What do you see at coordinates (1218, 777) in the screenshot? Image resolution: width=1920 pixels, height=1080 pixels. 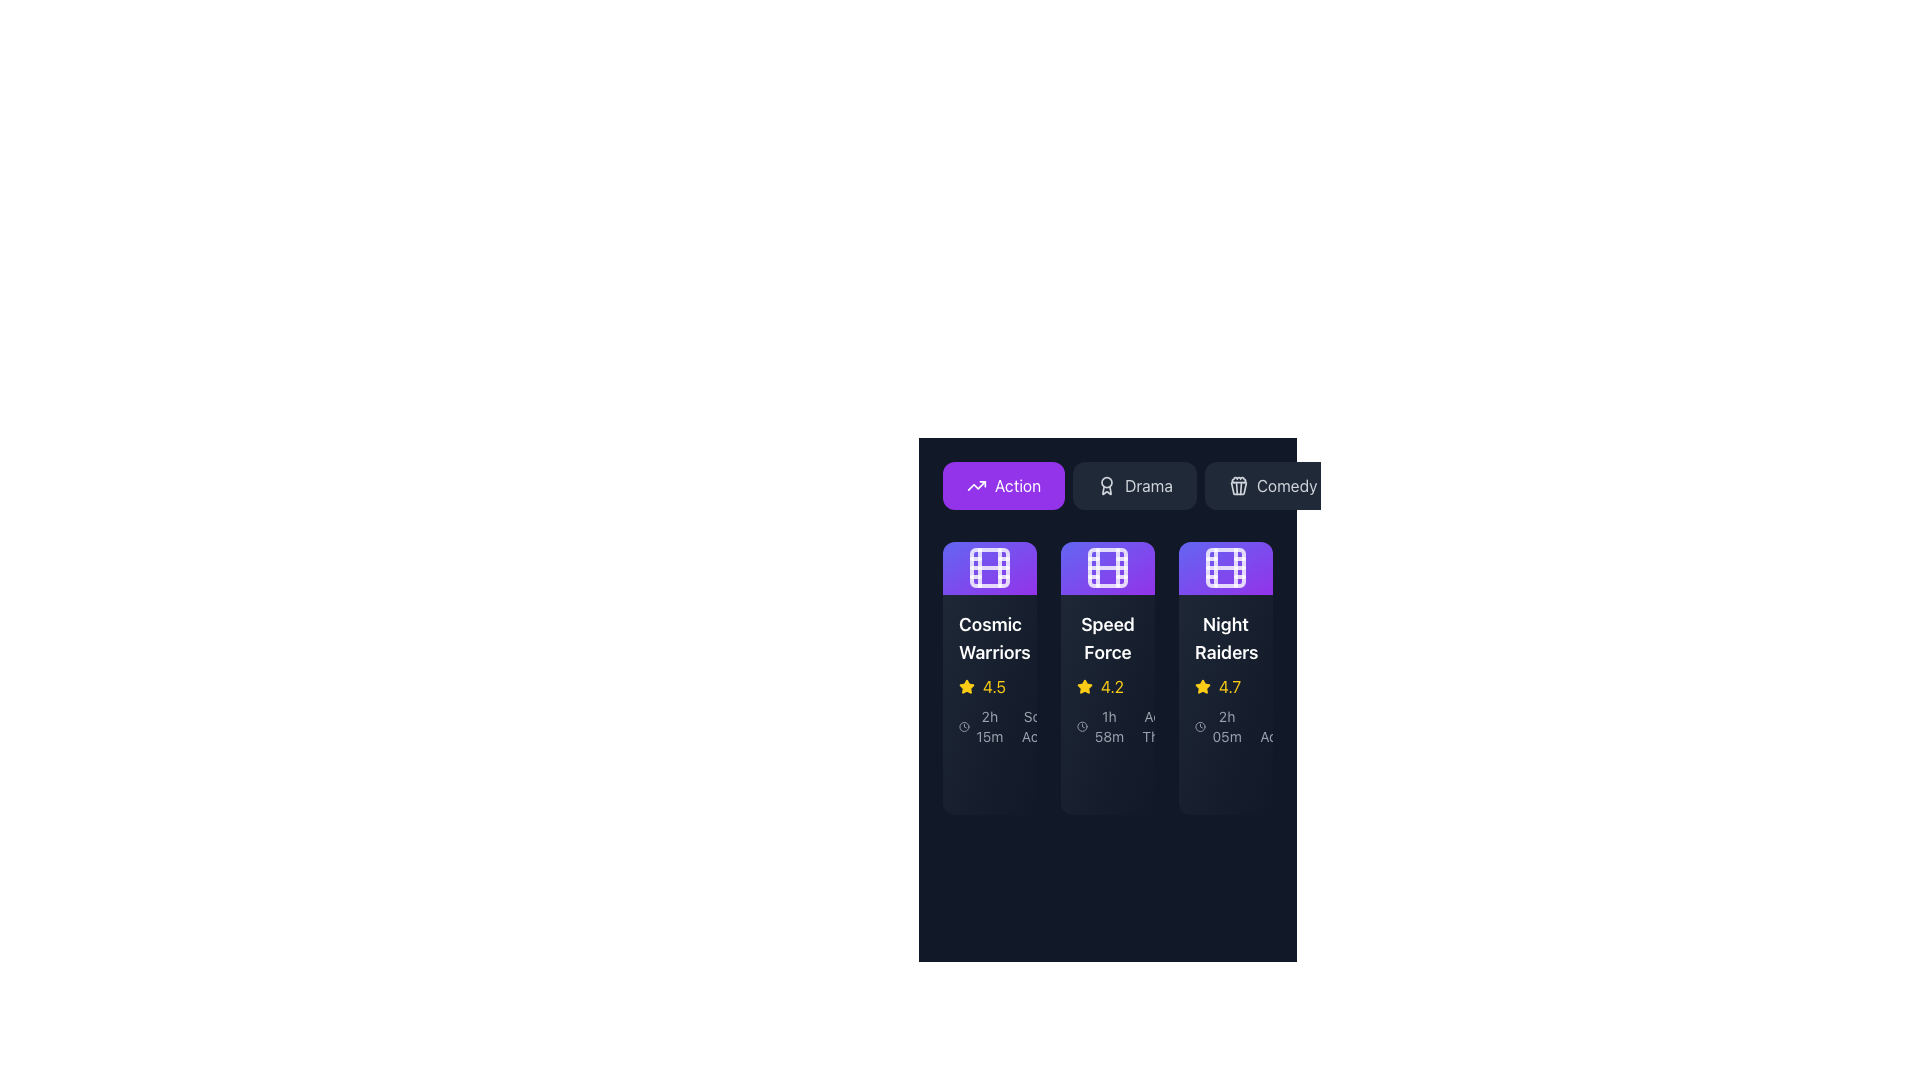 I see `the presence of the 'Play' icon, which is visually represented and located centrally within the 'Play' button beneath the movie details for 'Night Raiders'` at bounding box center [1218, 777].